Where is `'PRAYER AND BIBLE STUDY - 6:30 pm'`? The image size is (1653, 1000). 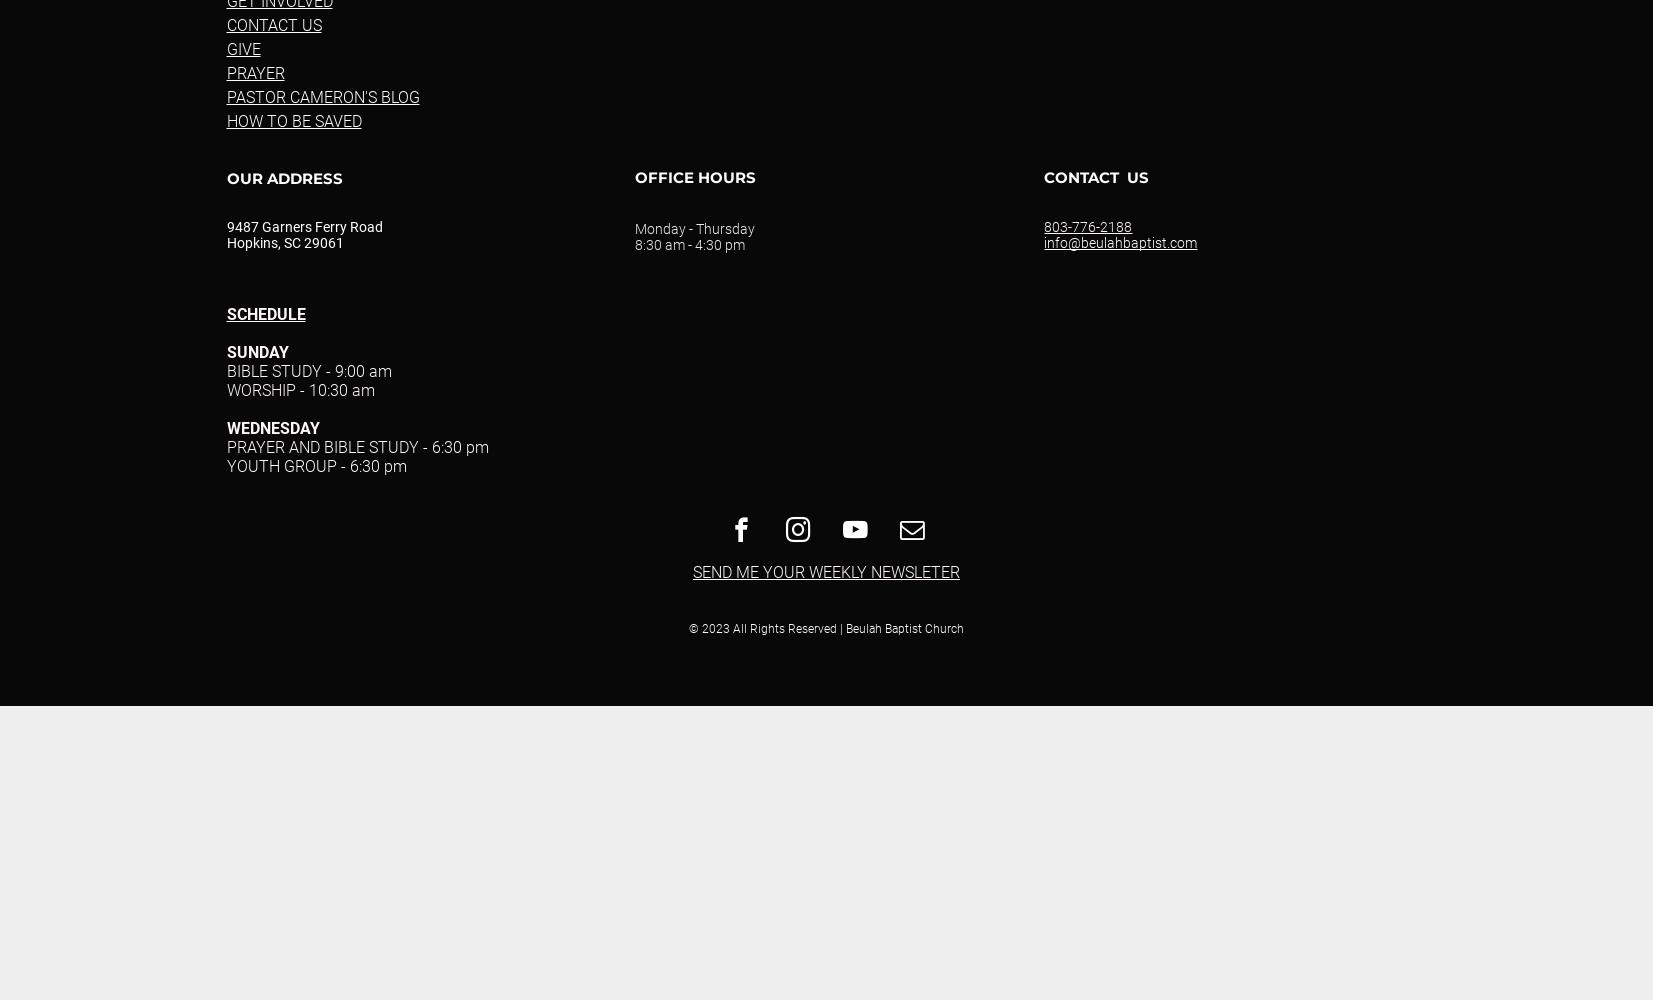 'PRAYER AND BIBLE STUDY - 6:30 pm' is located at coordinates (356, 446).